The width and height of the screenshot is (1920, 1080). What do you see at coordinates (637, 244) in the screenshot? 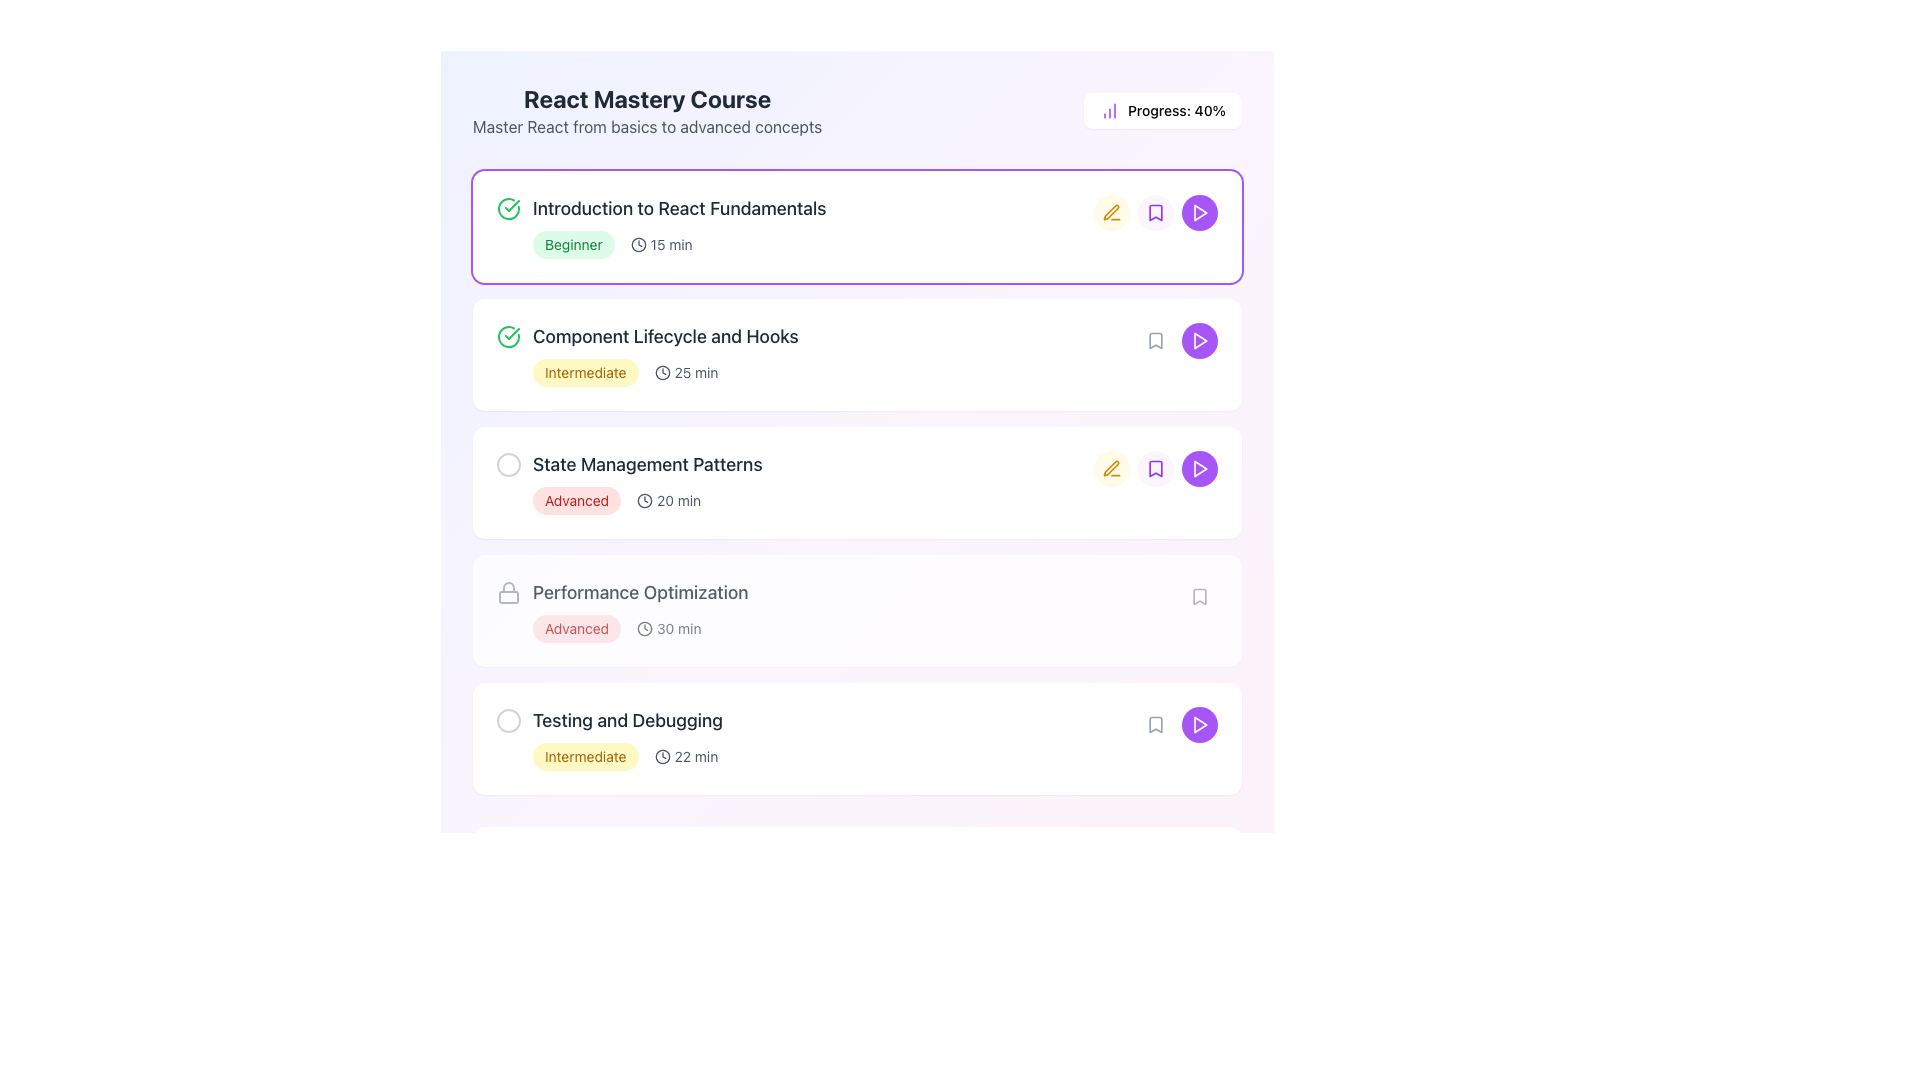
I see `the clock icon that visually indicates a duration of '15 min' to focus on it, as it is interactive and located to the left of the text` at bounding box center [637, 244].